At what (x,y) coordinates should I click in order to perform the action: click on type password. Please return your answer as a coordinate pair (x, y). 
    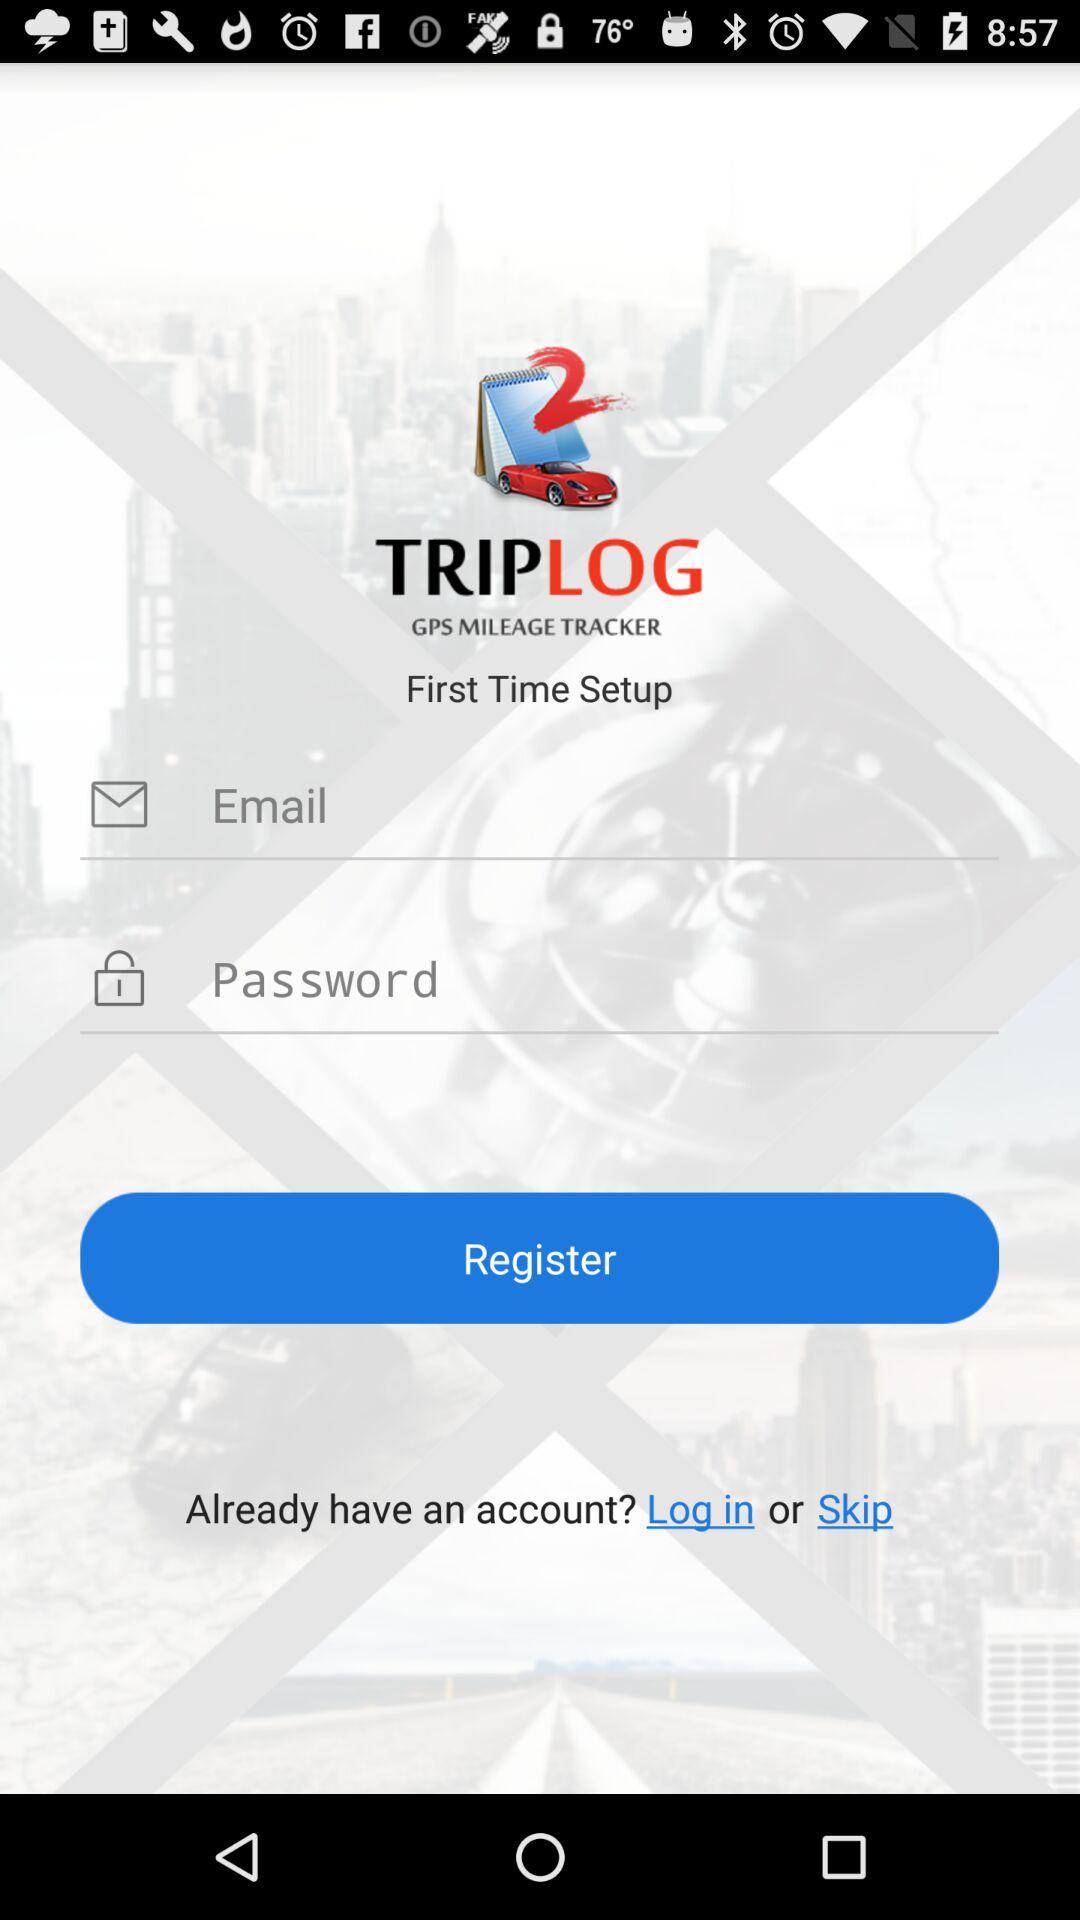
    Looking at the image, I should click on (604, 978).